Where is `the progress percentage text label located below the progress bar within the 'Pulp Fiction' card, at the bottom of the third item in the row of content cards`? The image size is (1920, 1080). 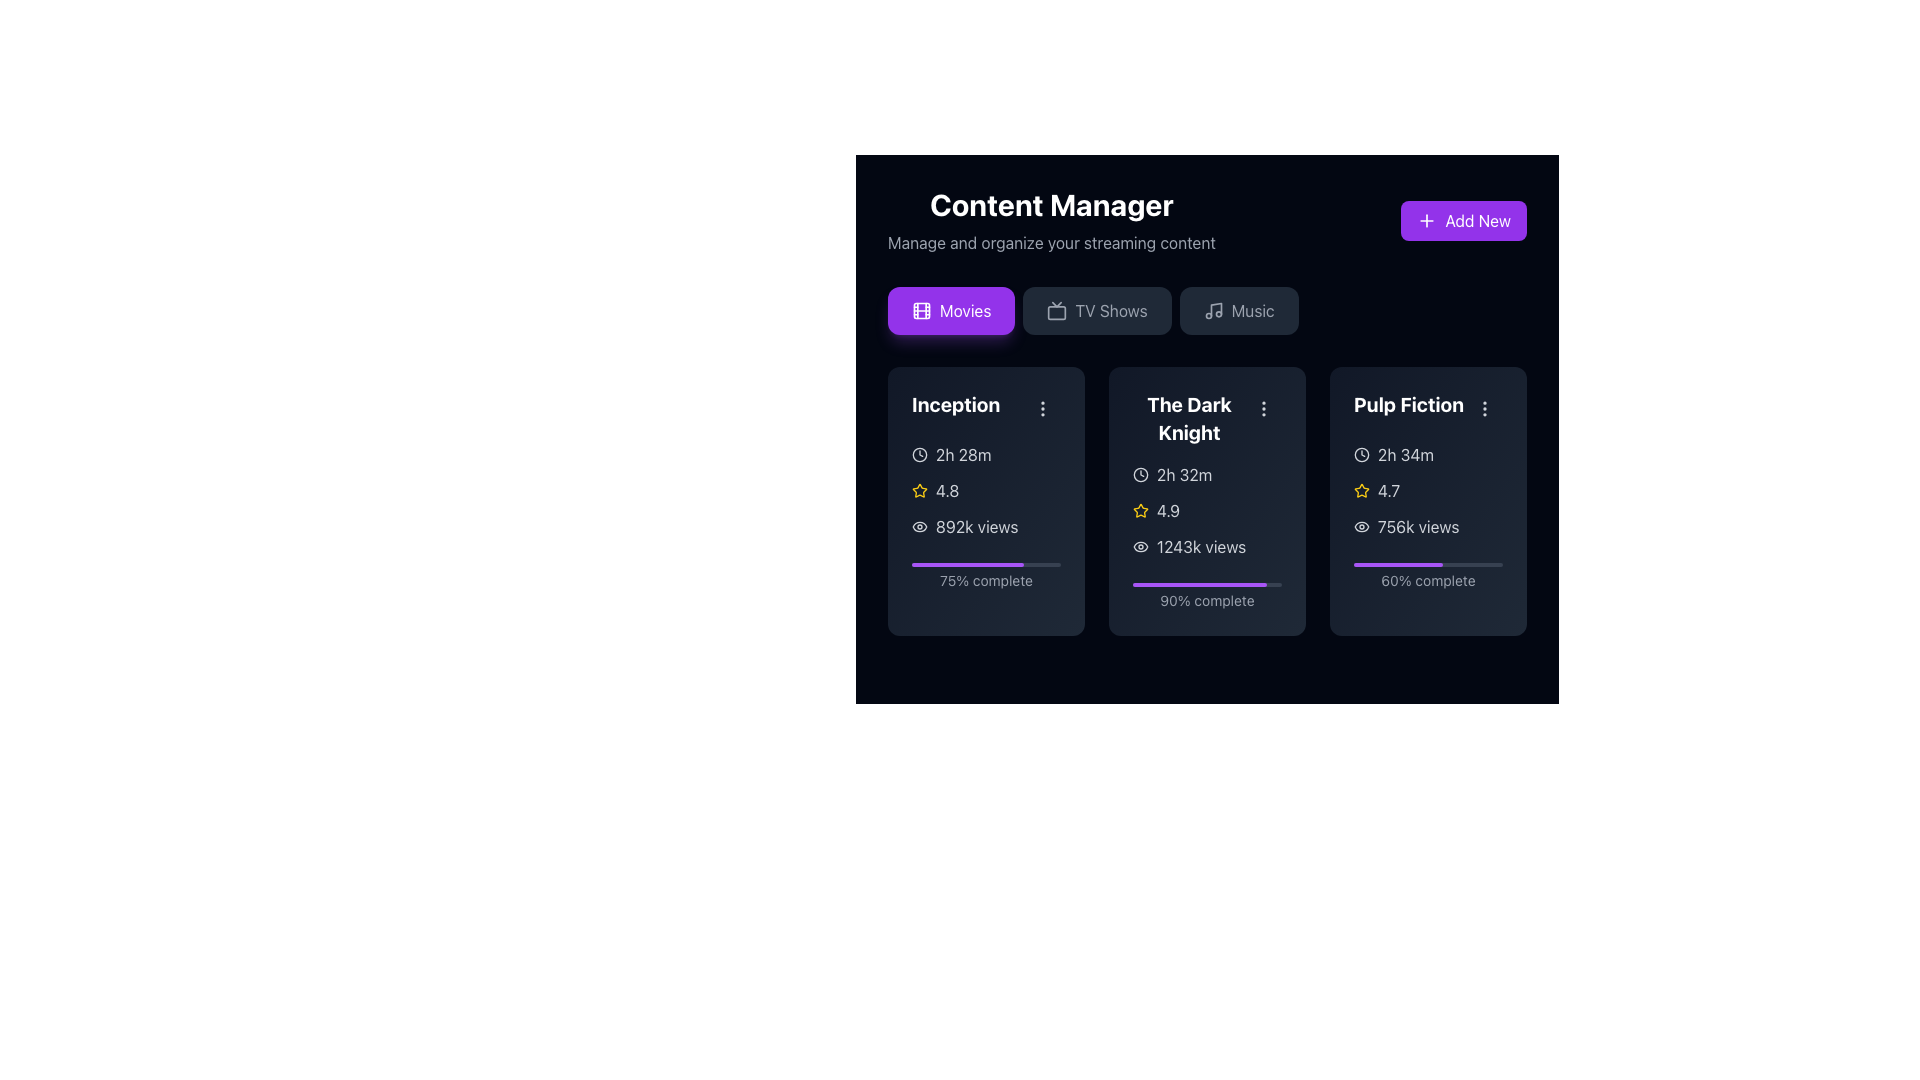 the progress percentage text label located below the progress bar within the 'Pulp Fiction' card, at the bottom of the third item in the row of content cards is located at coordinates (1427, 581).